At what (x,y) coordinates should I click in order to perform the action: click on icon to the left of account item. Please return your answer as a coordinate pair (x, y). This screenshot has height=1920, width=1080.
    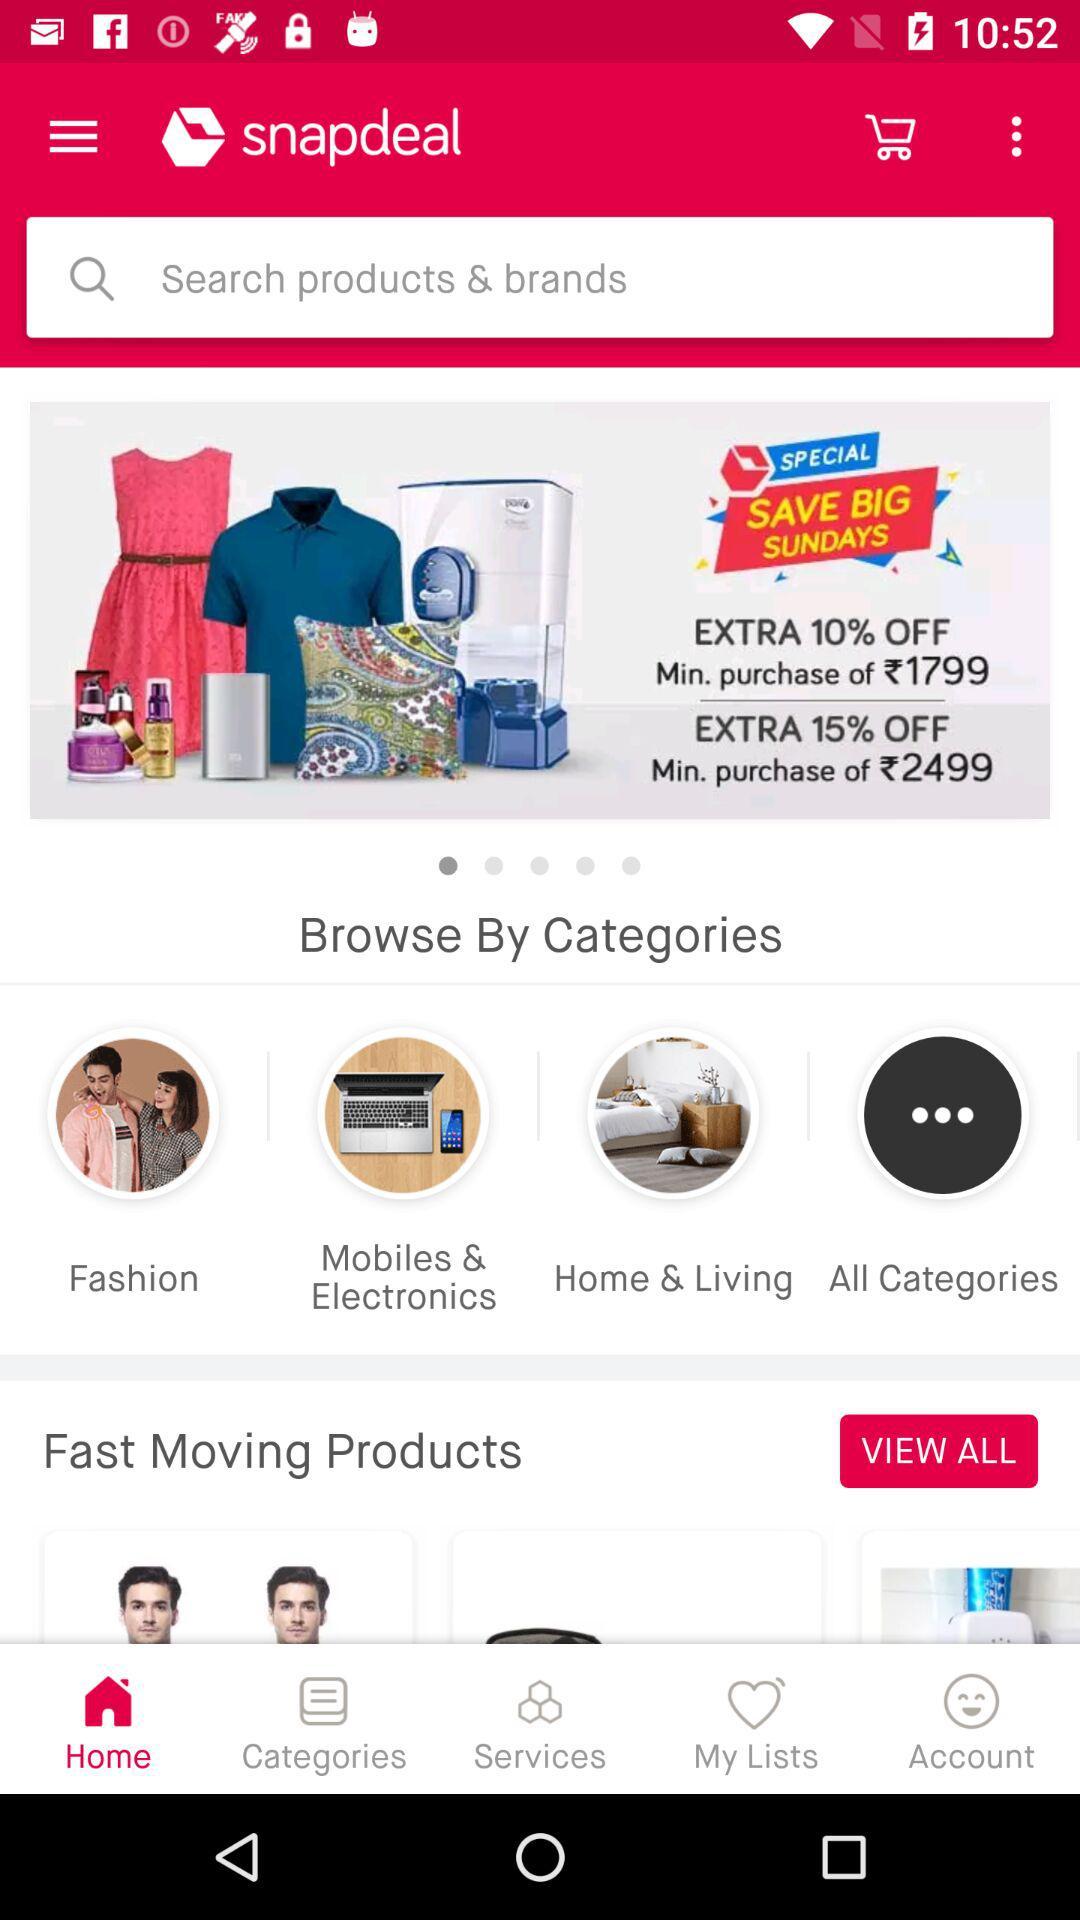
    Looking at the image, I should click on (756, 1717).